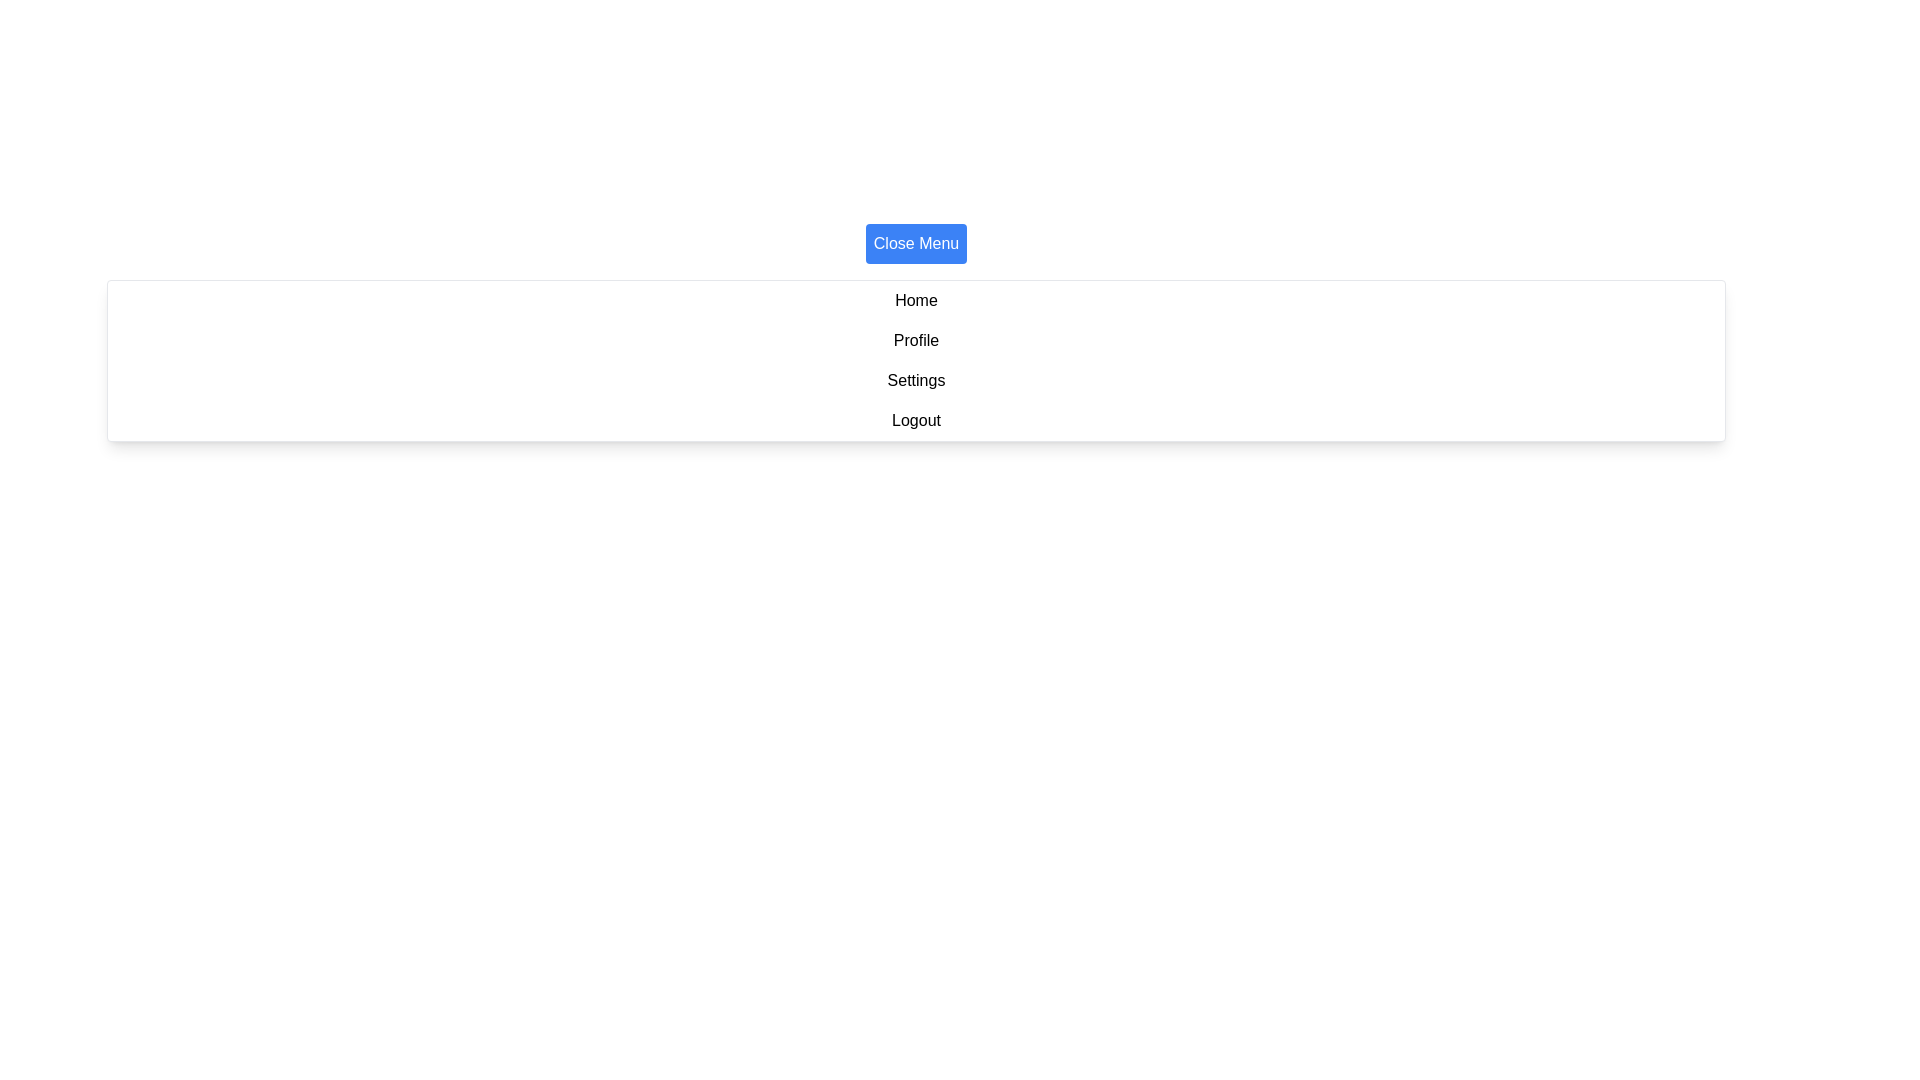 The height and width of the screenshot is (1080, 1920). What do you see at coordinates (915, 419) in the screenshot?
I see `the logout button, which is the last option in the vertical menu below the 'Settings' option` at bounding box center [915, 419].